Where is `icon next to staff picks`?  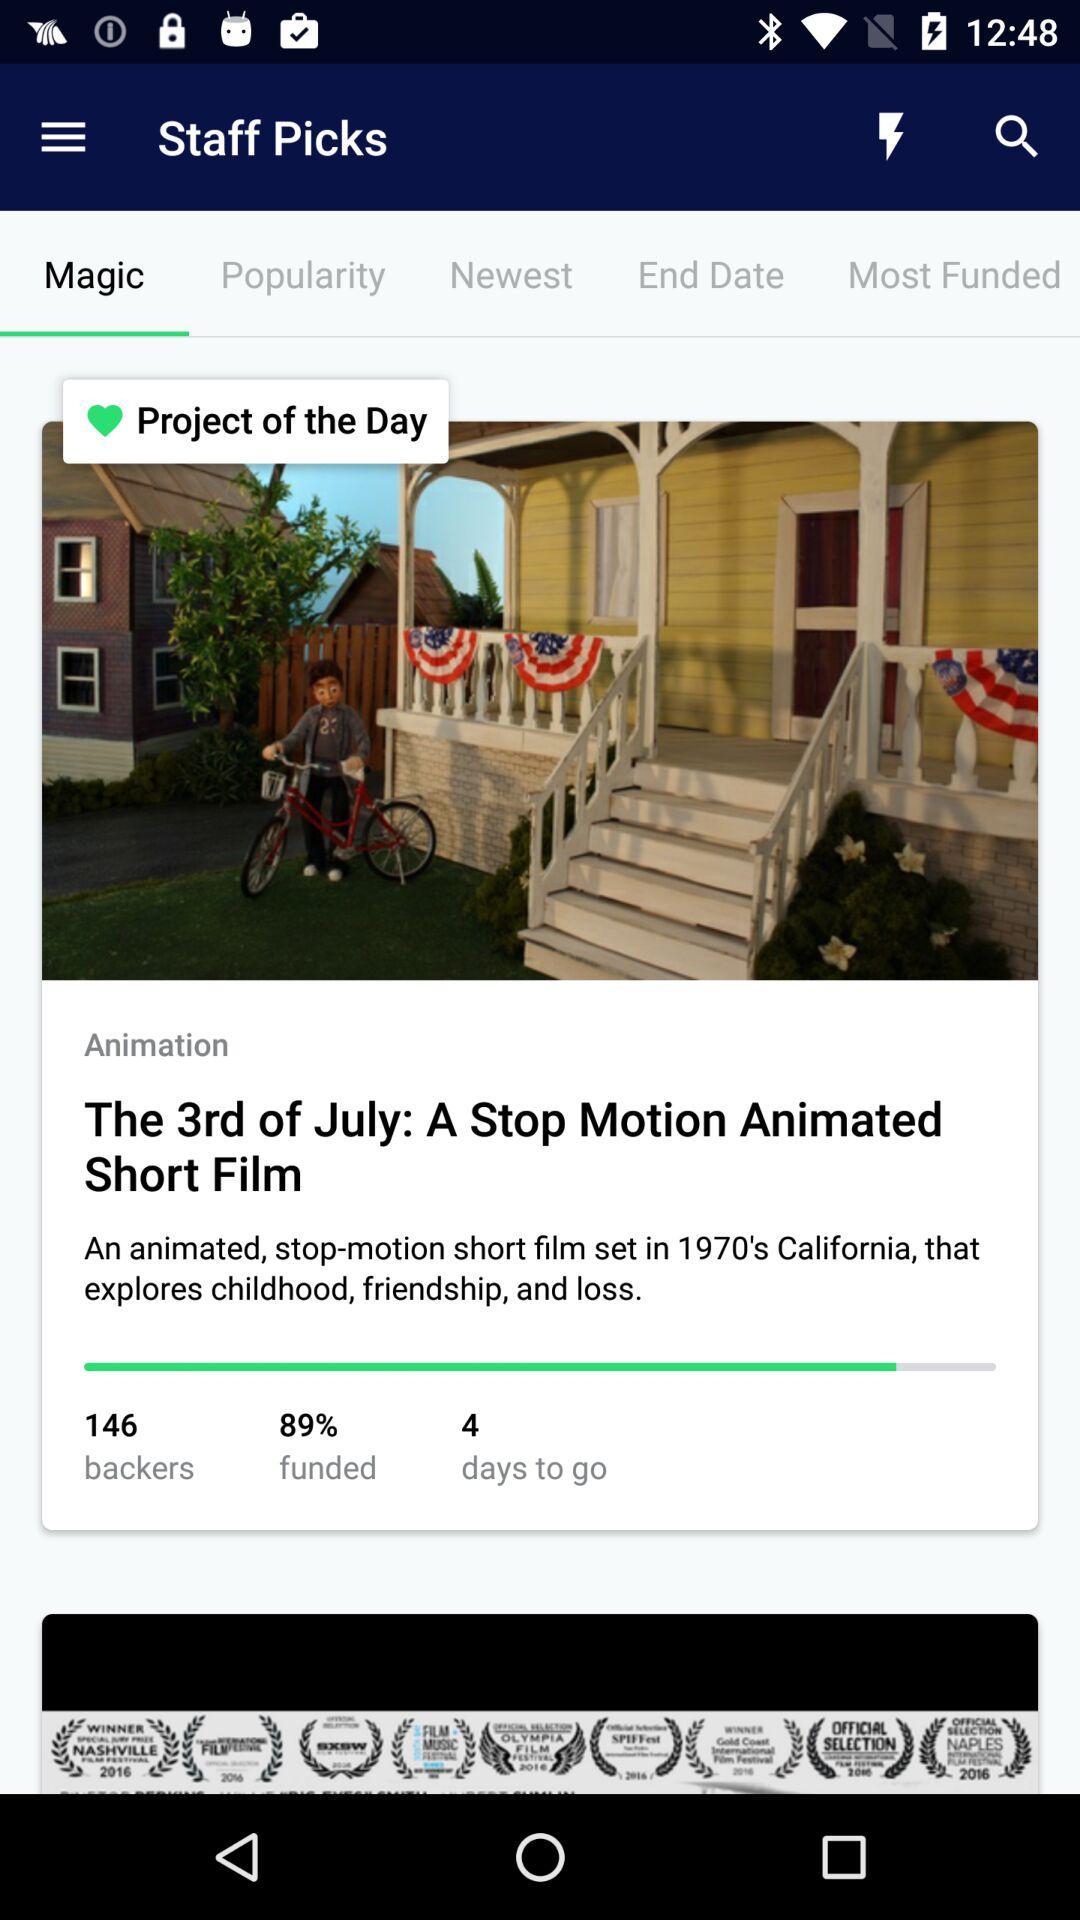
icon next to staff picks is located at coordinates (890, 136).